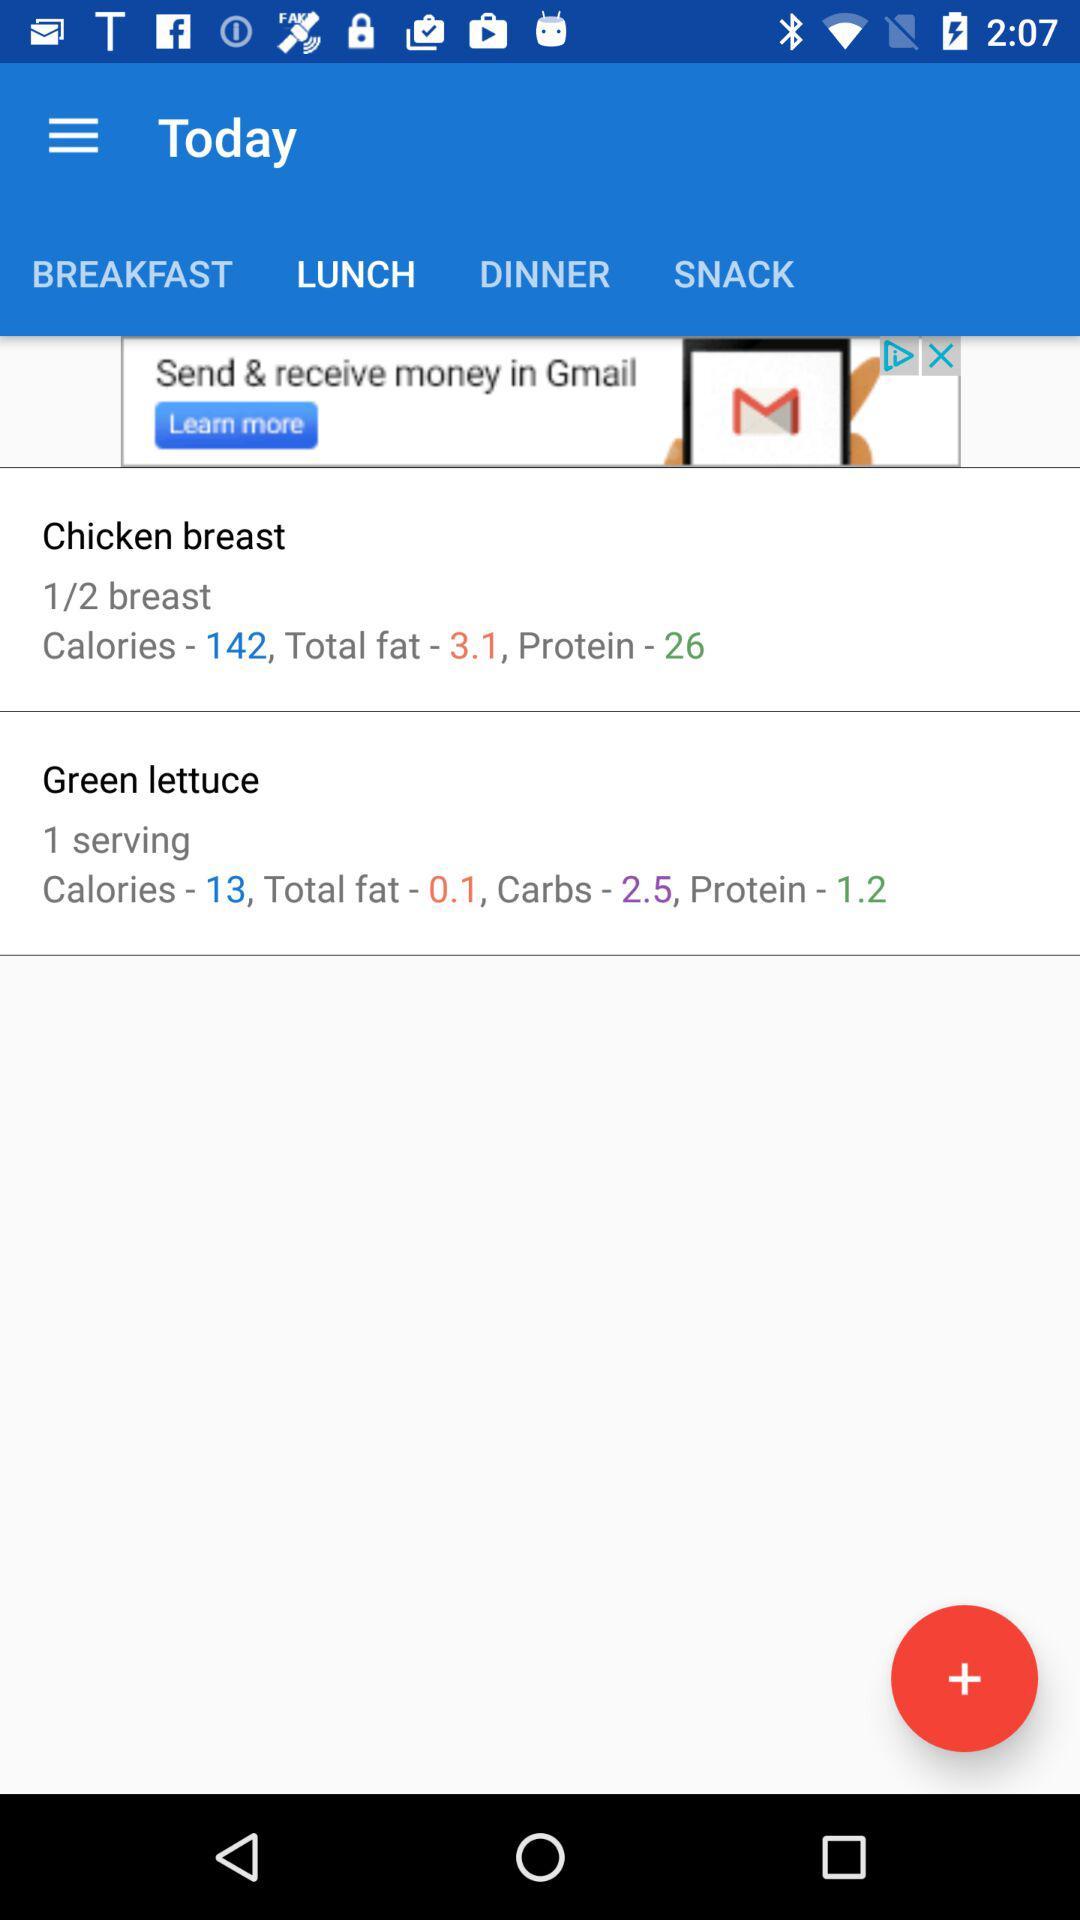 The image size is (1080, 1920). I want to click on send money advertisement, so click(540, 400).